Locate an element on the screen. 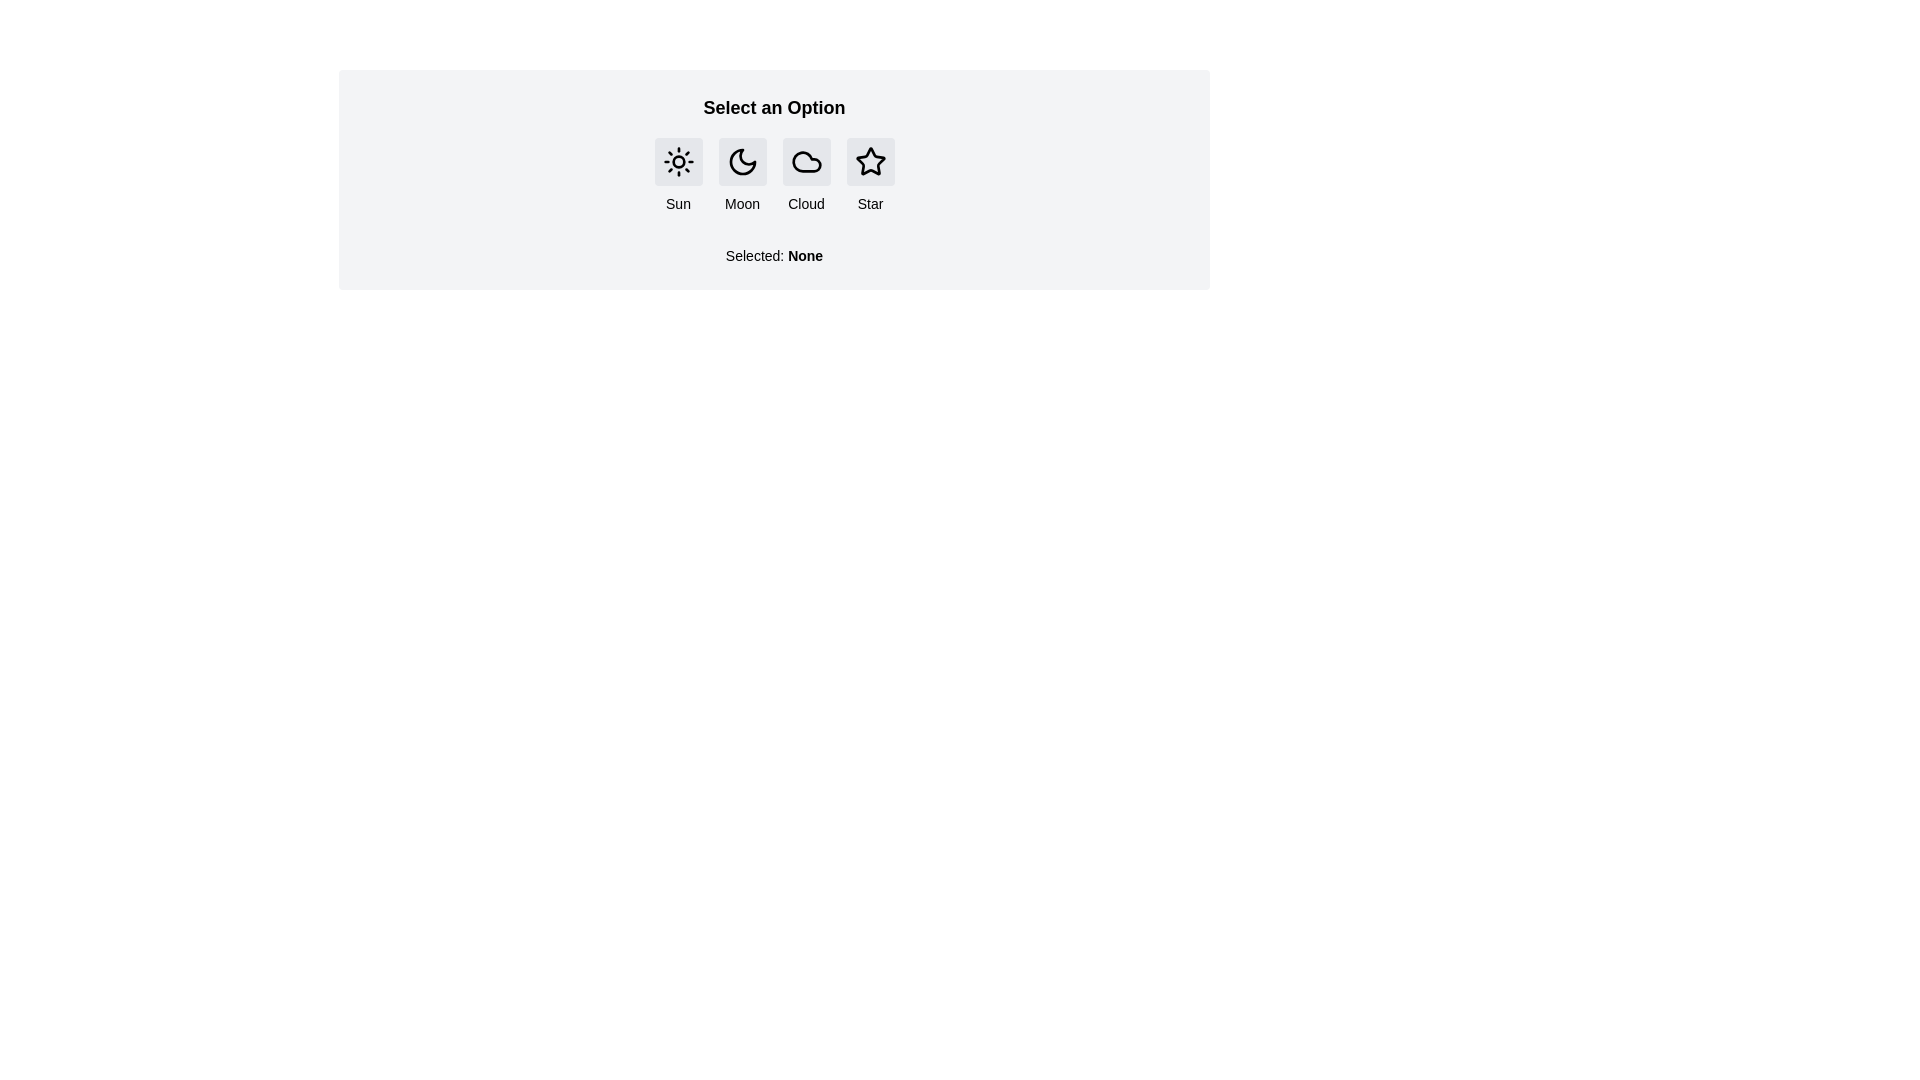 The height and width of the screenshot is (1080, 1920). the Interactive selection interface for options 'Sun', 'Moon', 'Cloud', or 'Star' is located at coordinates (773, 180).